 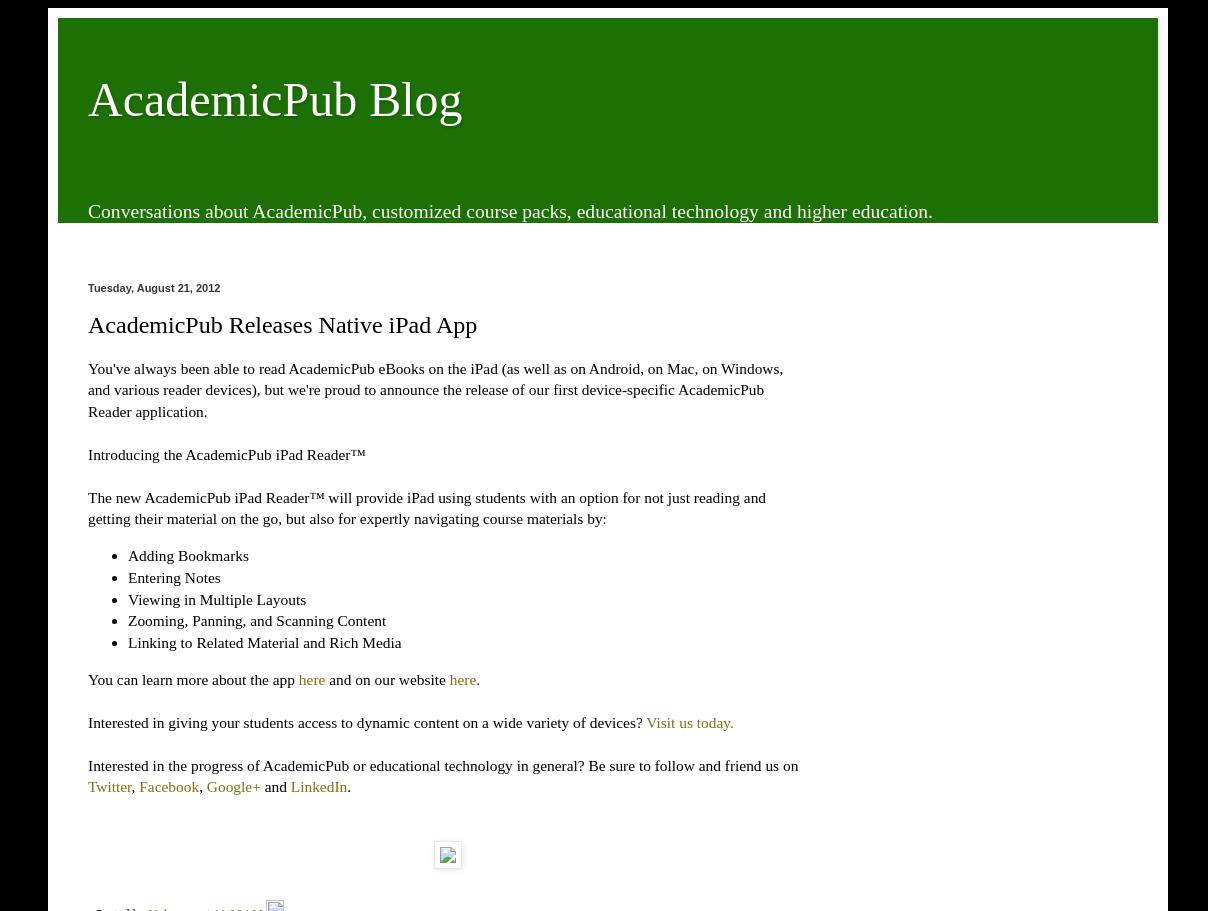 I want to click on 'You can learn more about the app', so click(x=193, y=677).